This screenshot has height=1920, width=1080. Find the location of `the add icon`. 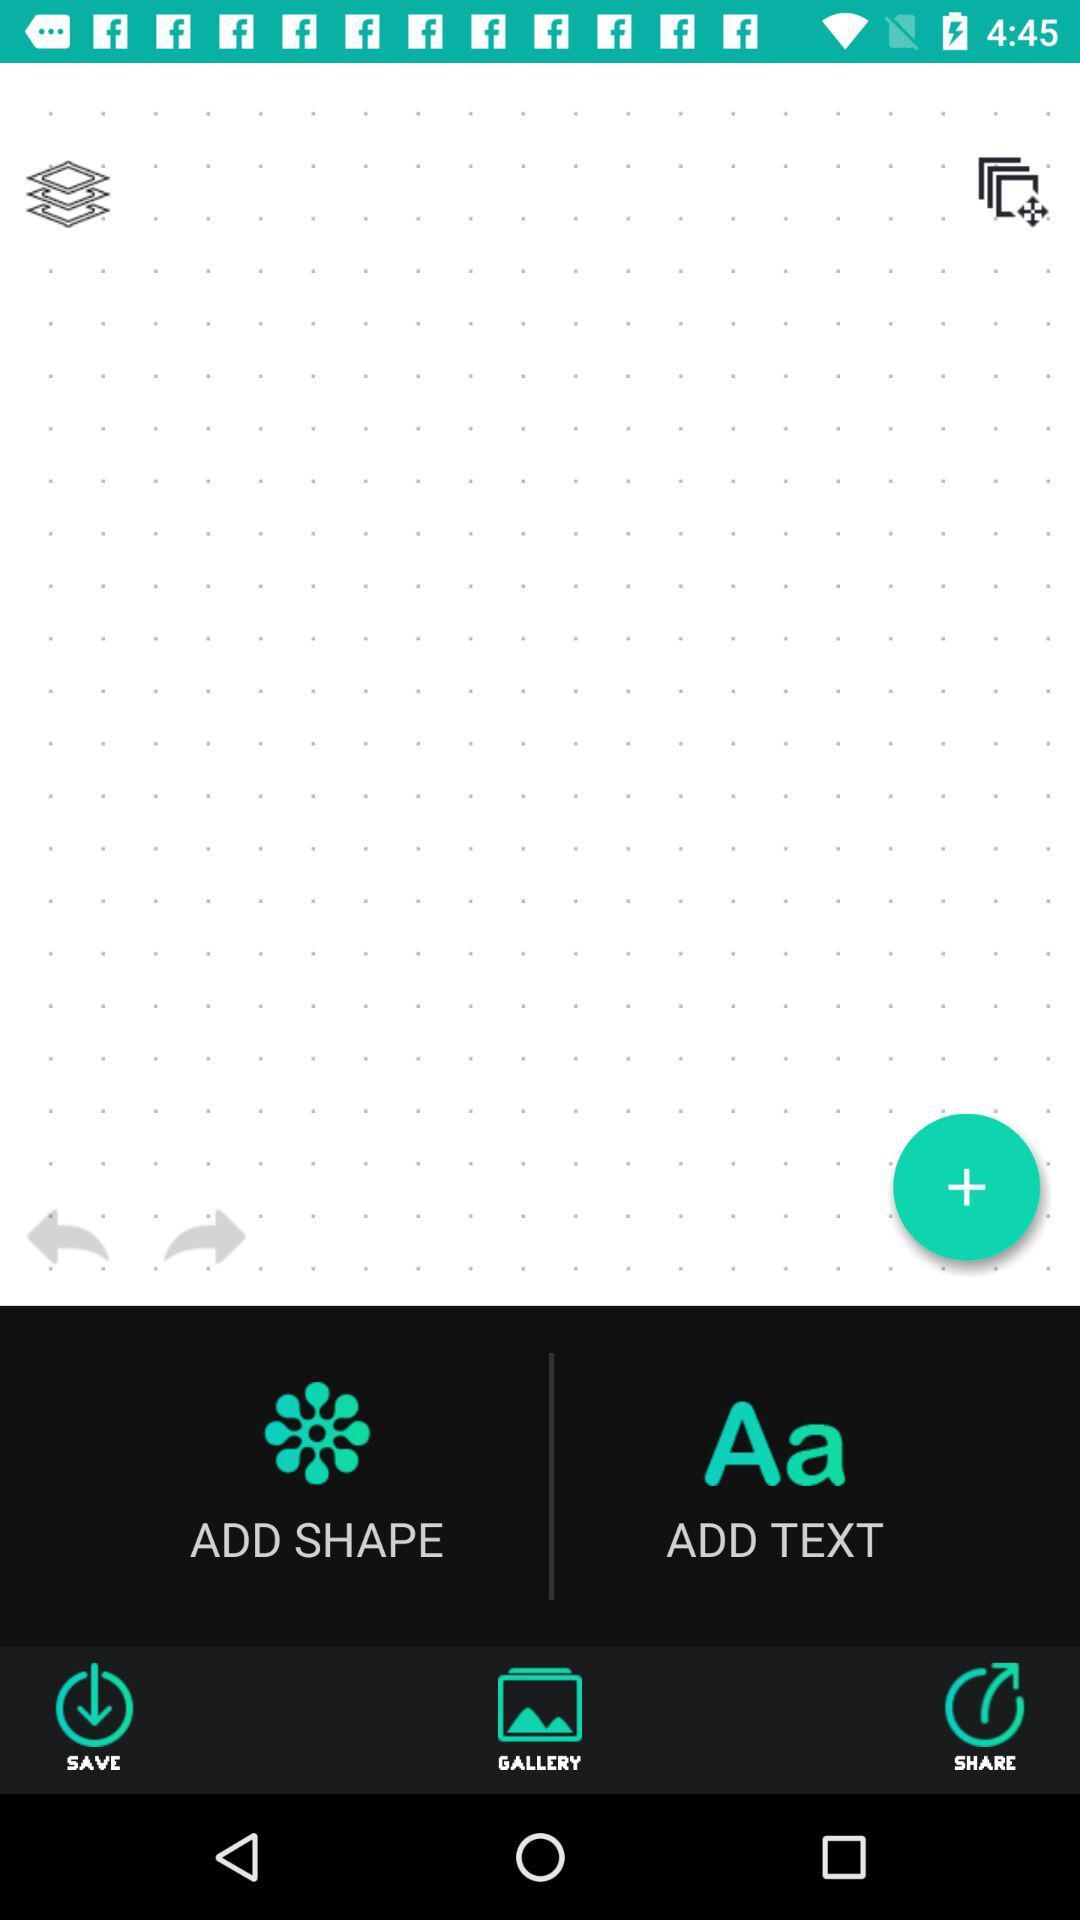

the add icon is located at coordinates (965, 1187).